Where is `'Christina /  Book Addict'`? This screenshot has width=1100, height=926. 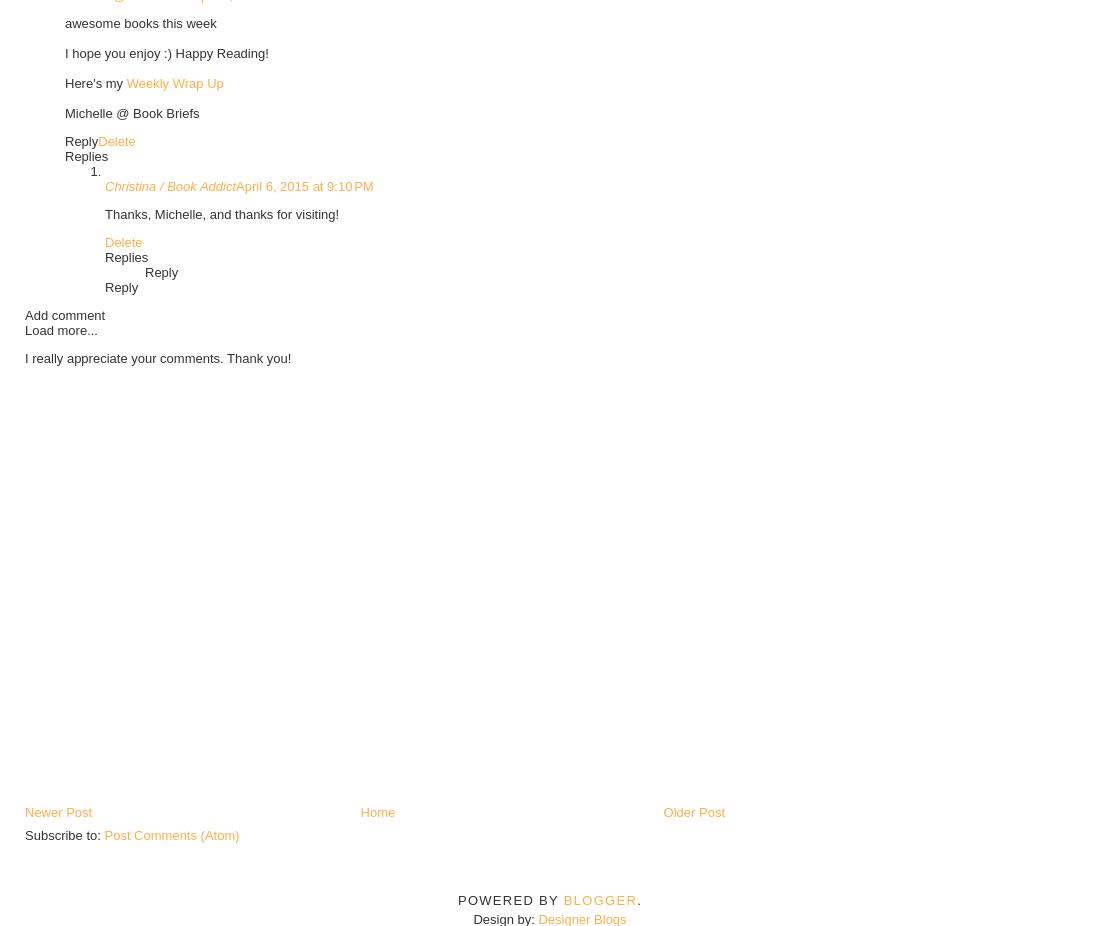
'Christina /  Book Addict' is located at coordinates (169, 184).